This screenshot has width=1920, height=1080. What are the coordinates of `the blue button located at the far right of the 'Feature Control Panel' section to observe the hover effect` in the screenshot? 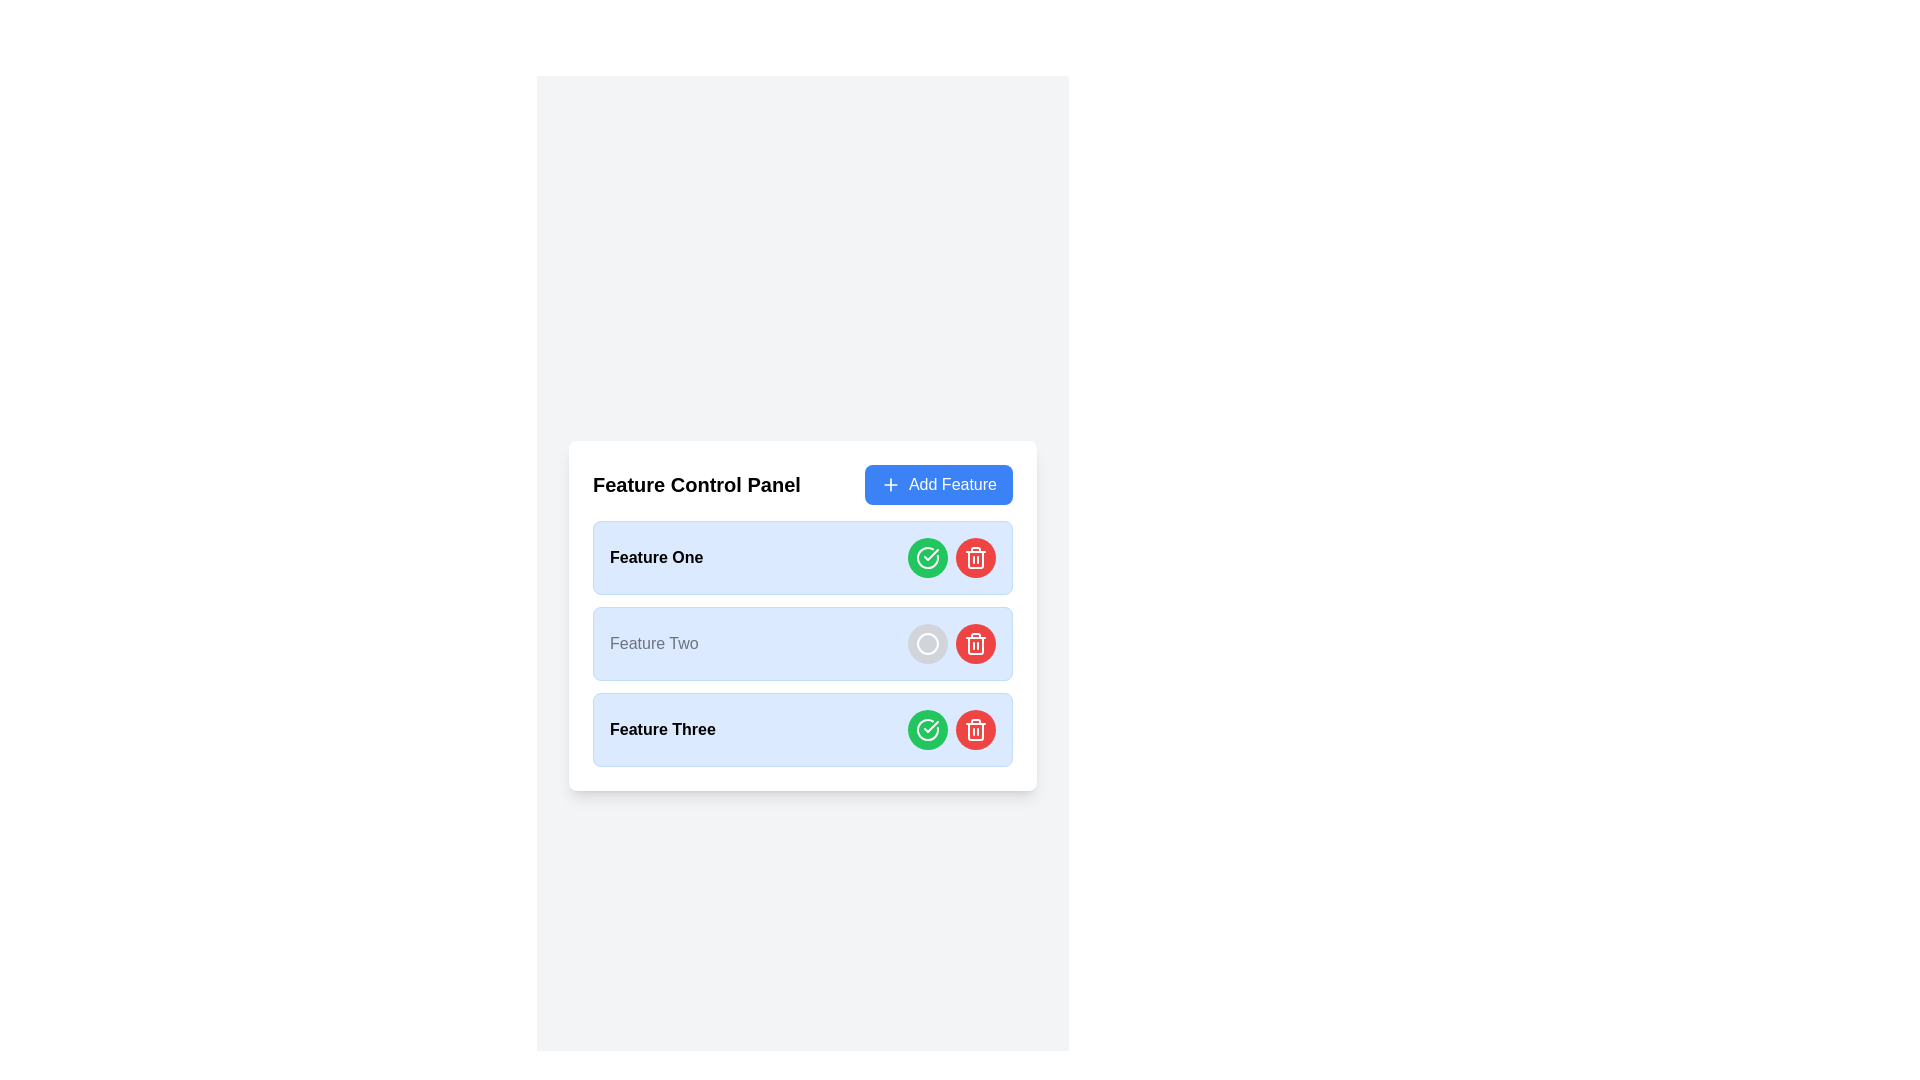 It's located at (937, 485).